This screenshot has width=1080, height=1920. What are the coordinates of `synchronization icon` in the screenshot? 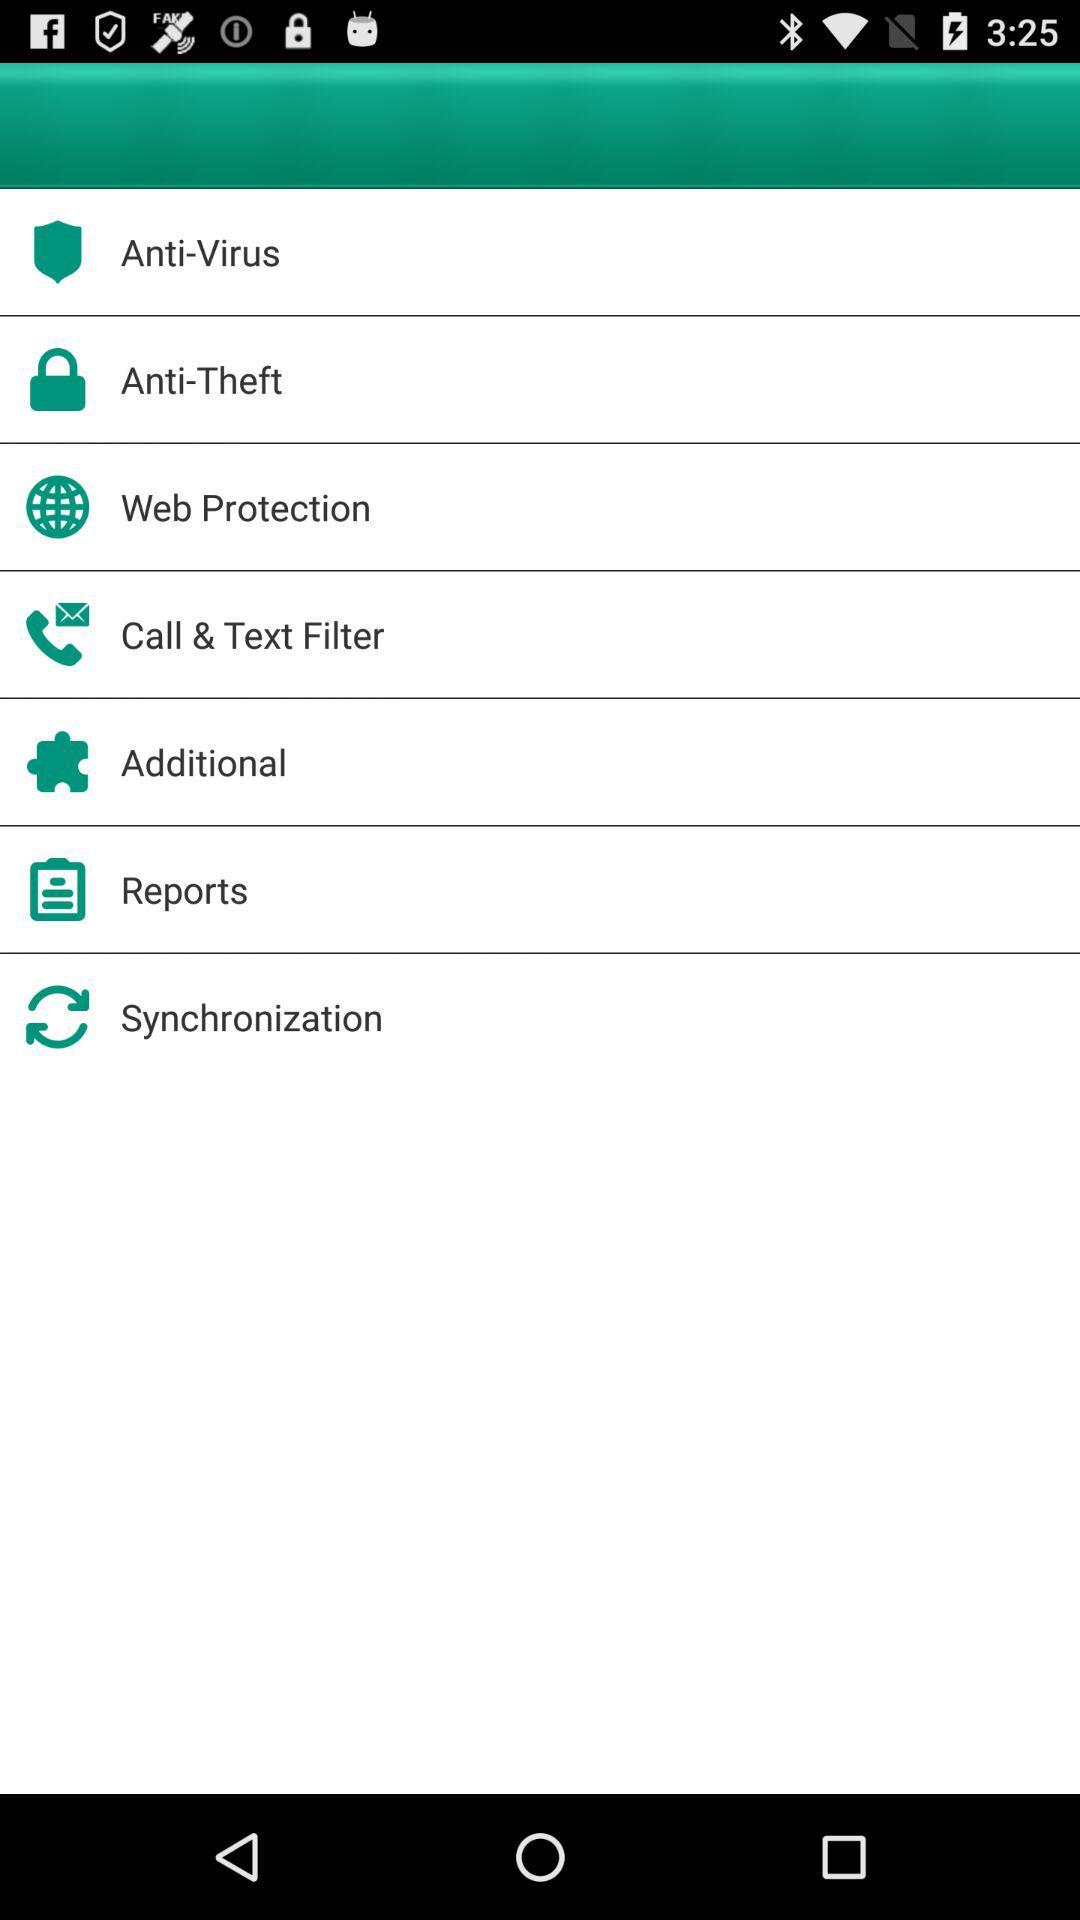 It's located at (250, 1017).